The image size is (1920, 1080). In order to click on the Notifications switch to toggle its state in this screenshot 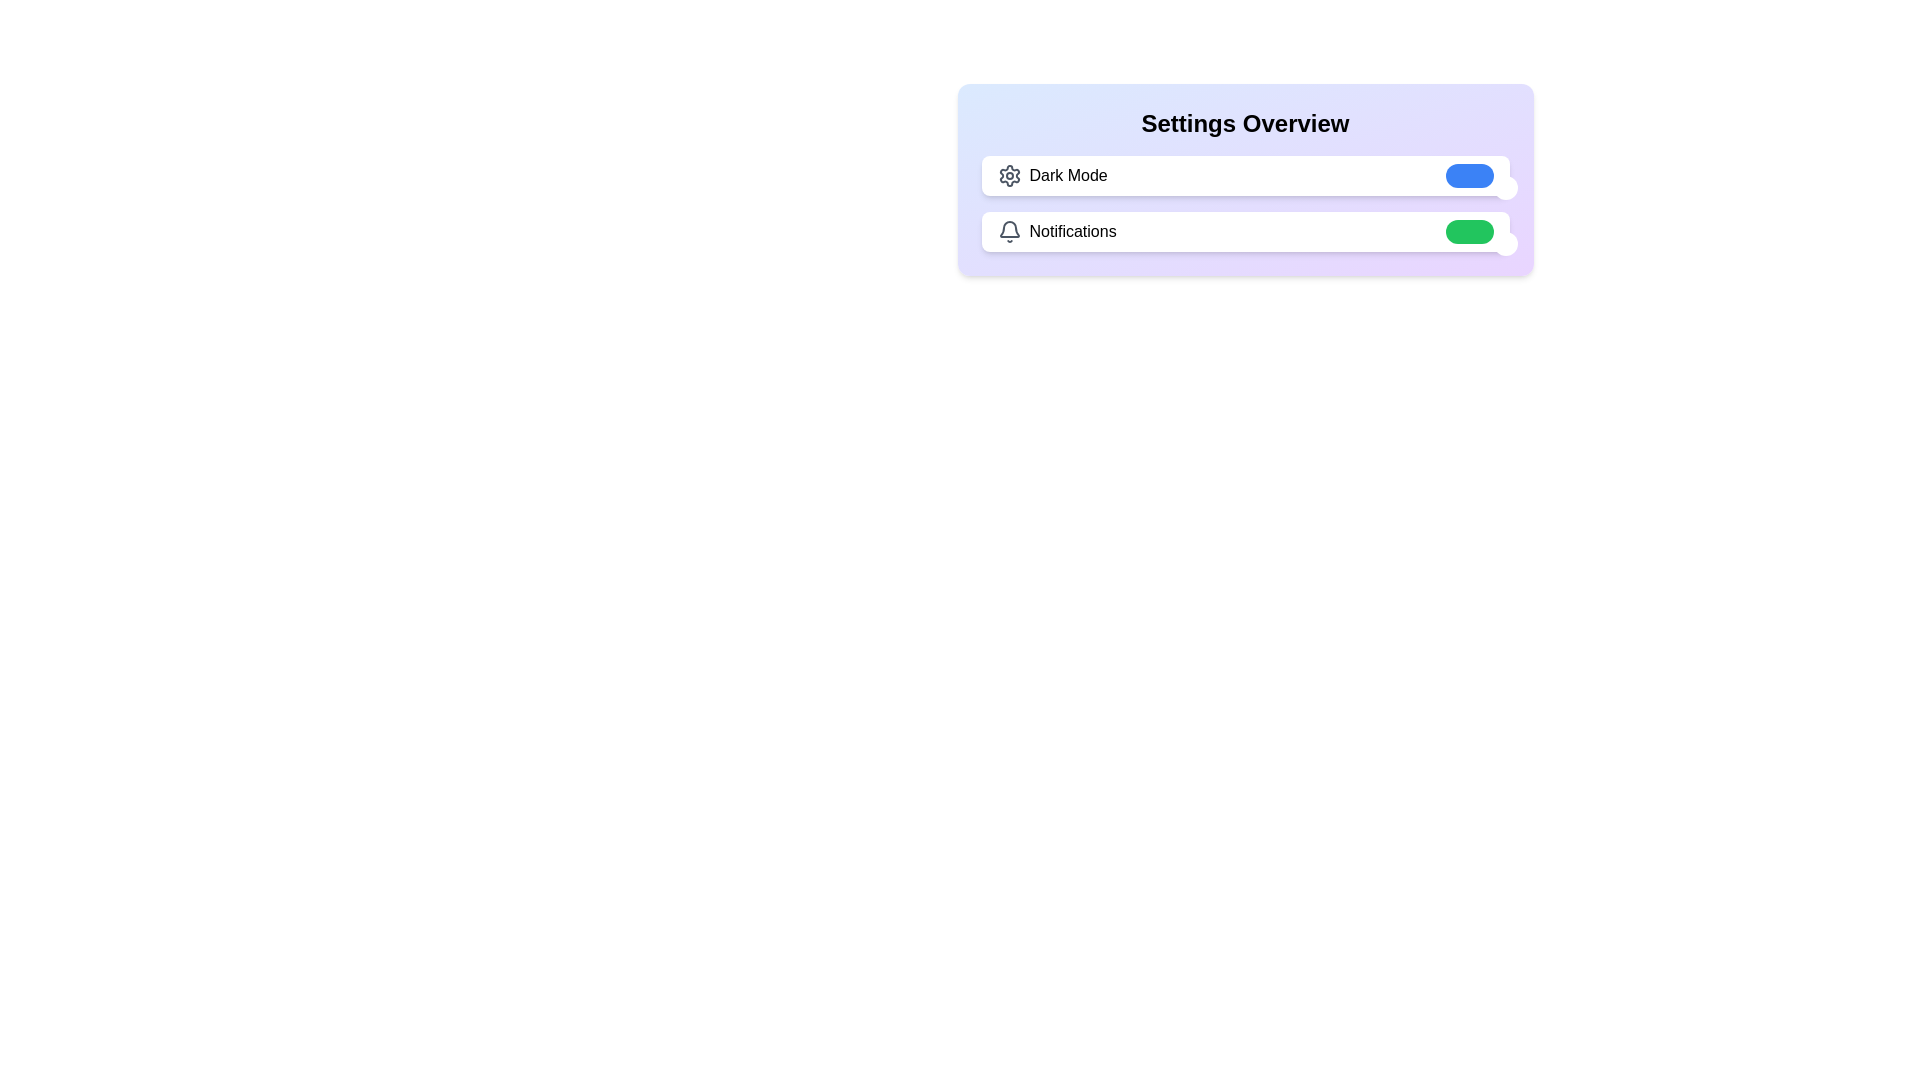, I will do `click(1469, 230)`.